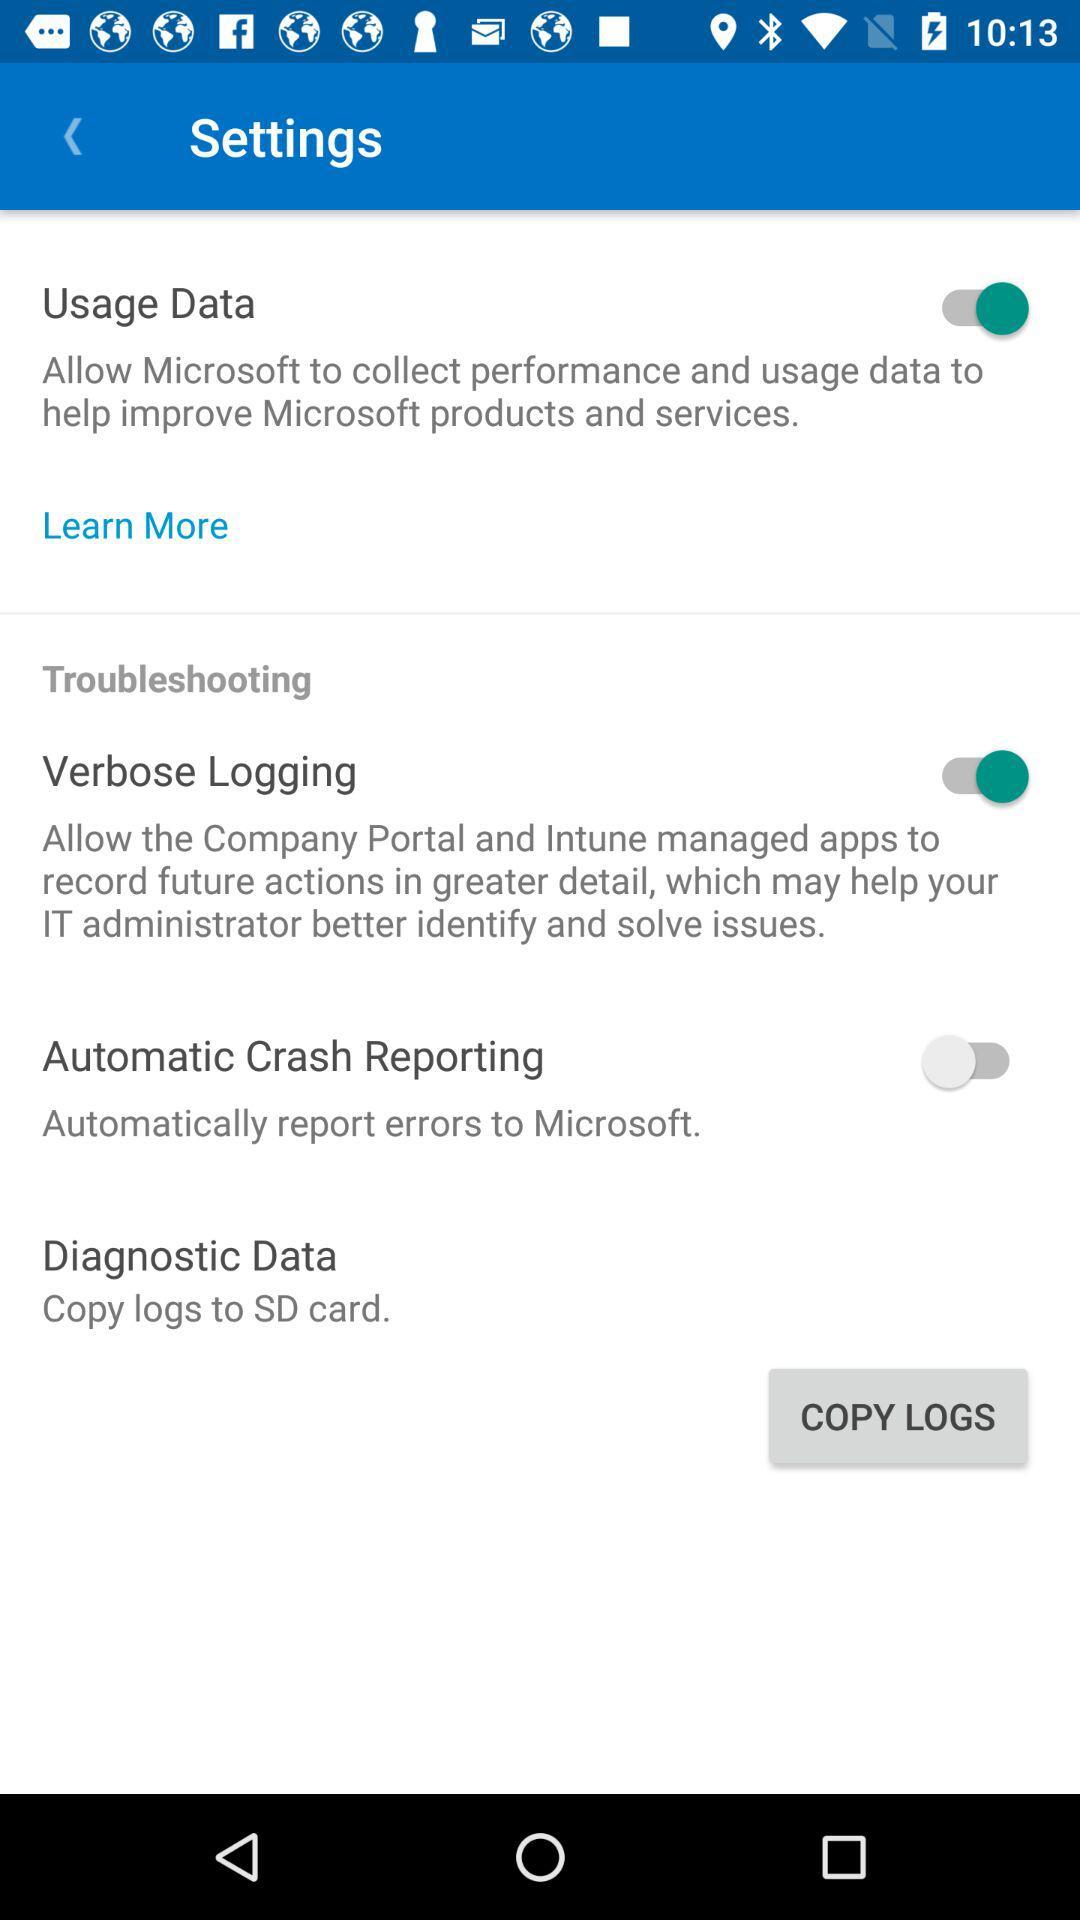 This screenshot has width=1080, height=1920. I want to click on onoff button which is right side of the automatic crash reporting, so click(790, 1060).